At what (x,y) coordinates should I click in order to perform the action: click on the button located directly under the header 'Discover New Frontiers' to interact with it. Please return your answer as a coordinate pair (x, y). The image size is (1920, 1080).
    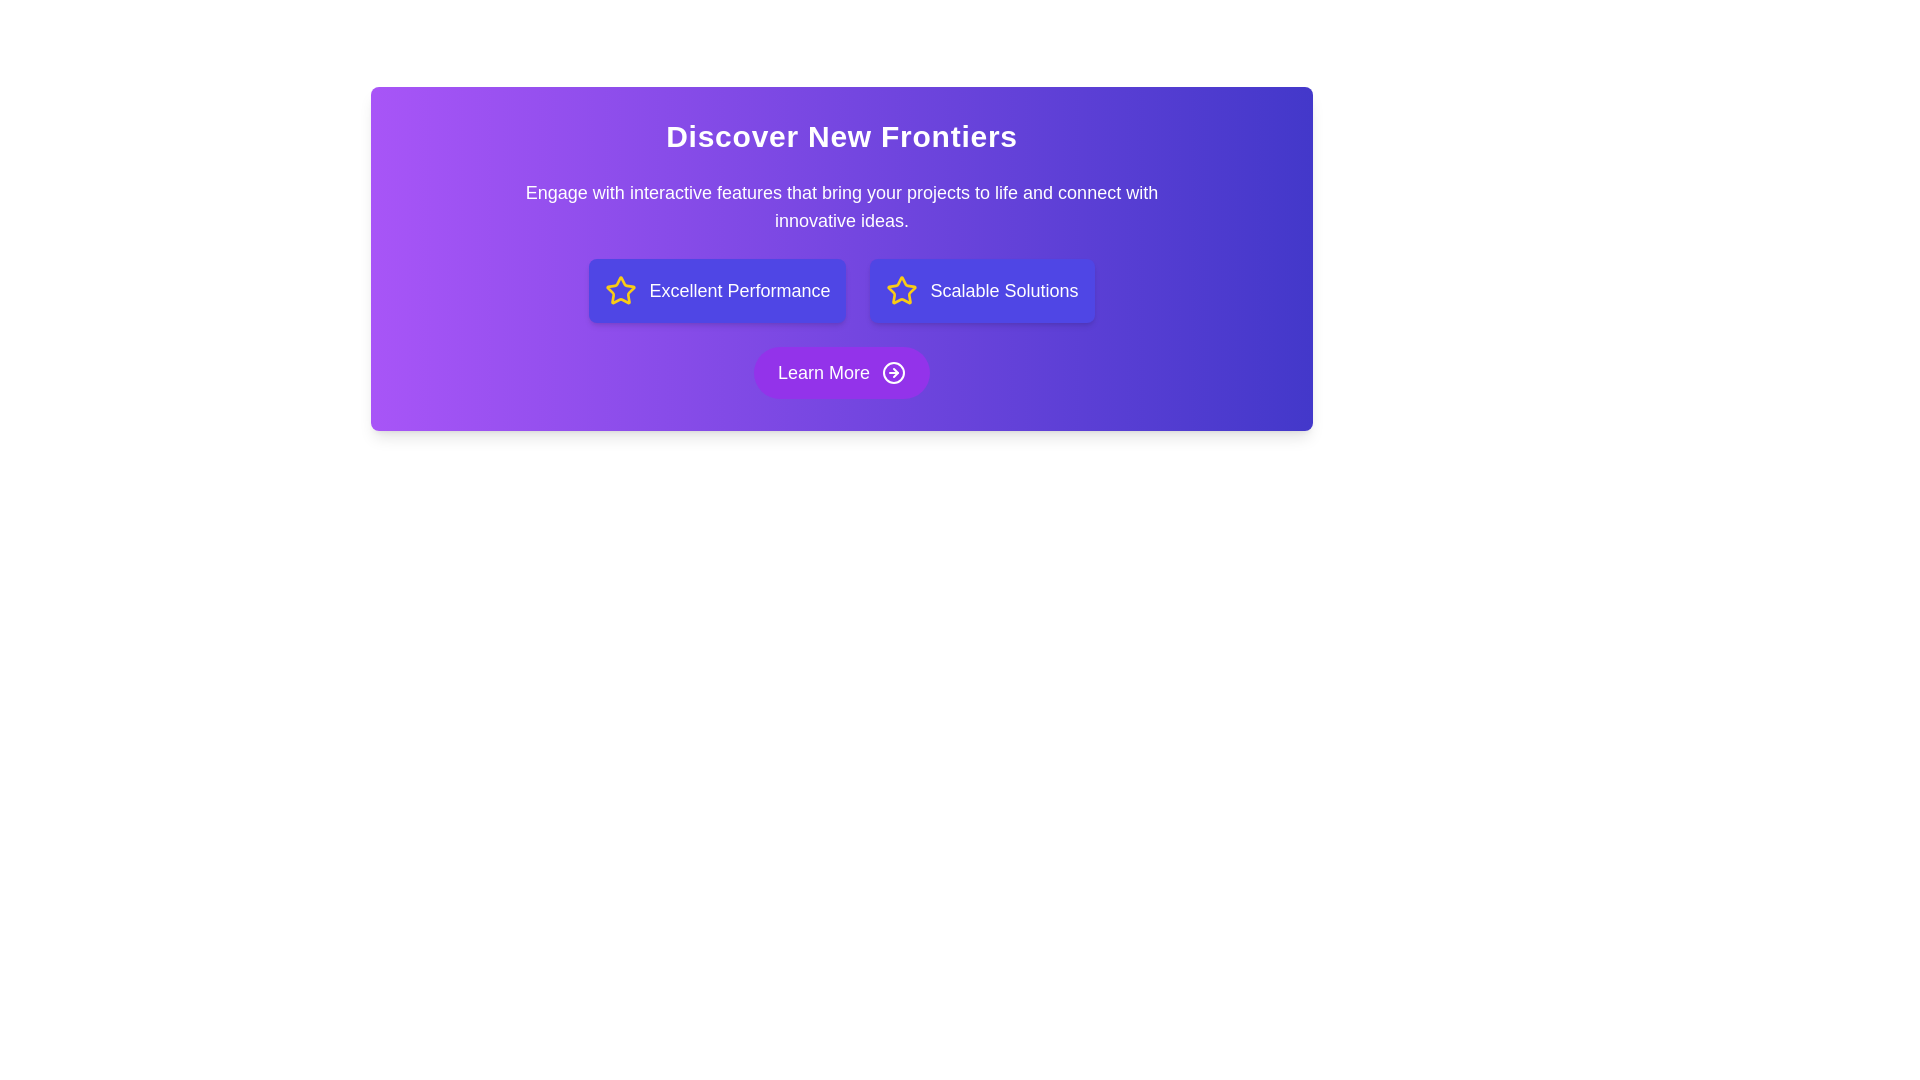
    Looking at the image, I should click on (717, 290).